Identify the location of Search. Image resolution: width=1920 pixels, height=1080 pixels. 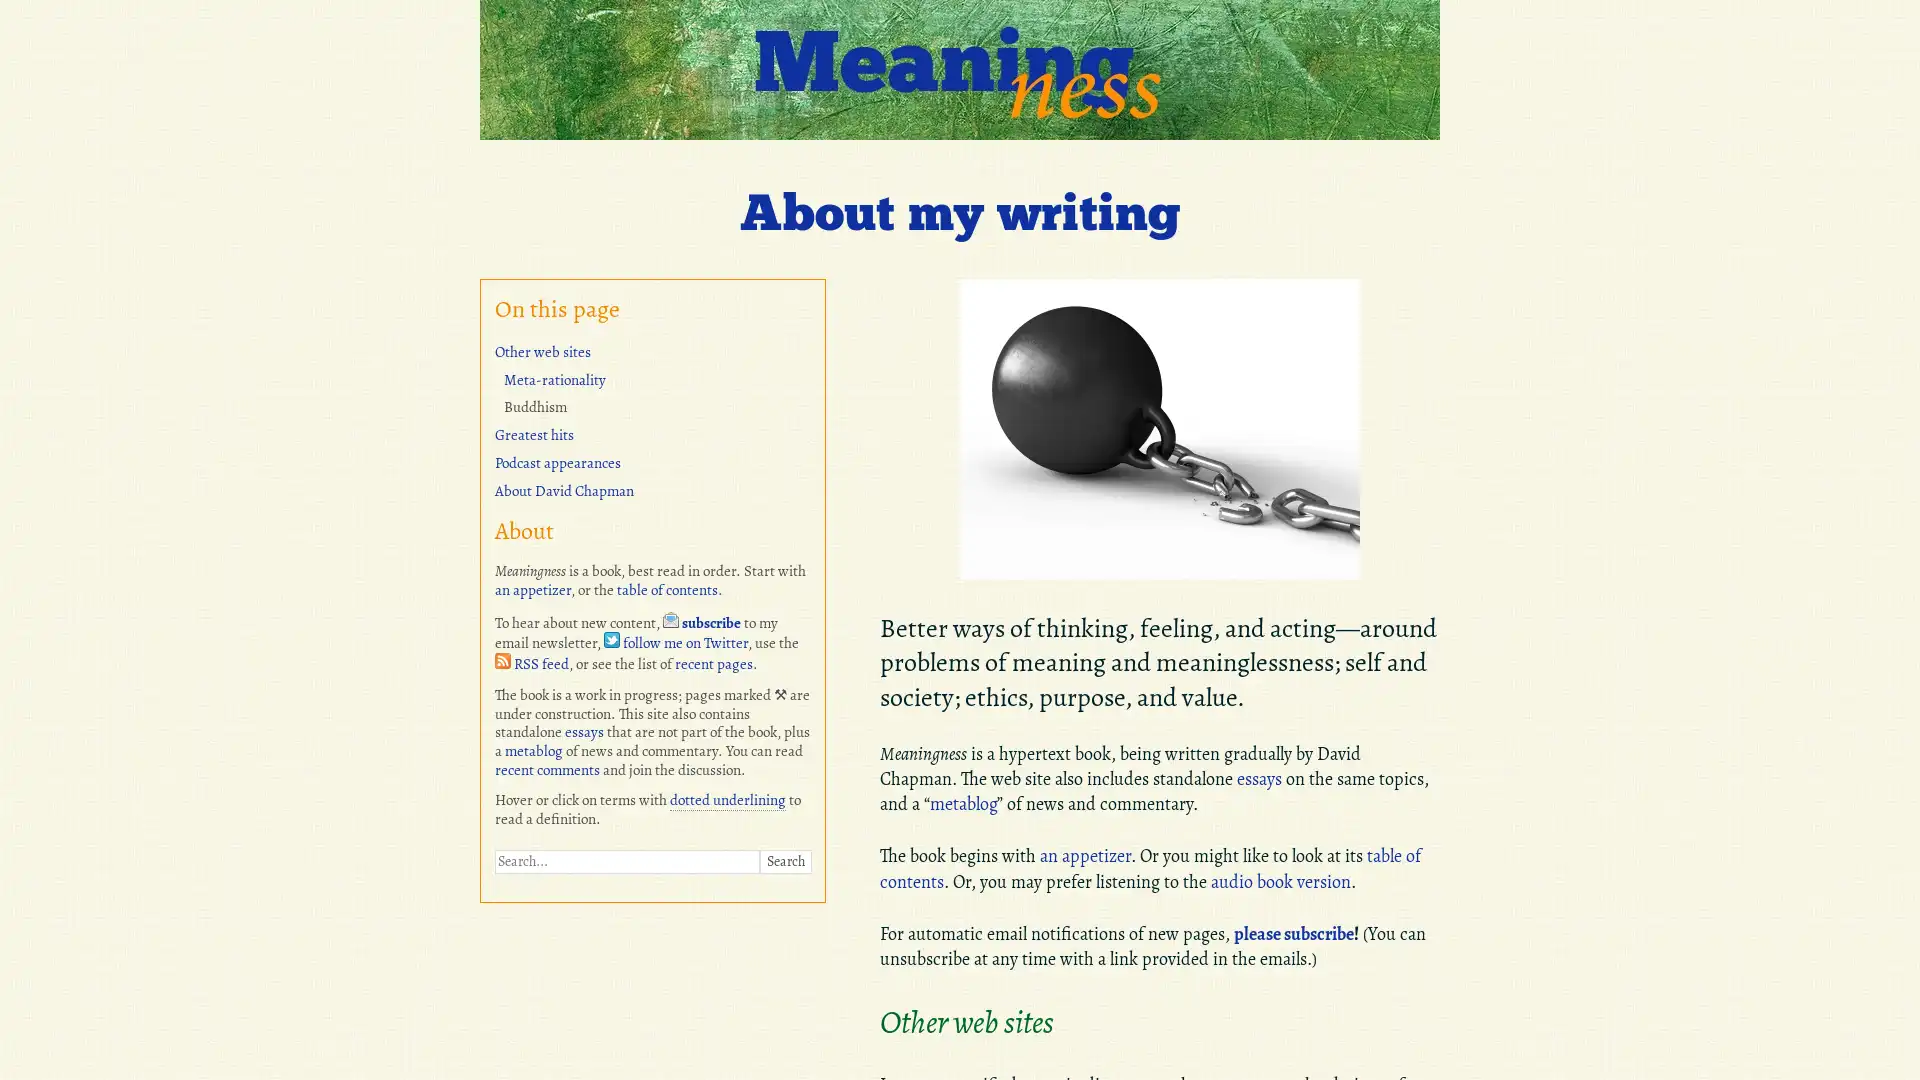
(784, 859).